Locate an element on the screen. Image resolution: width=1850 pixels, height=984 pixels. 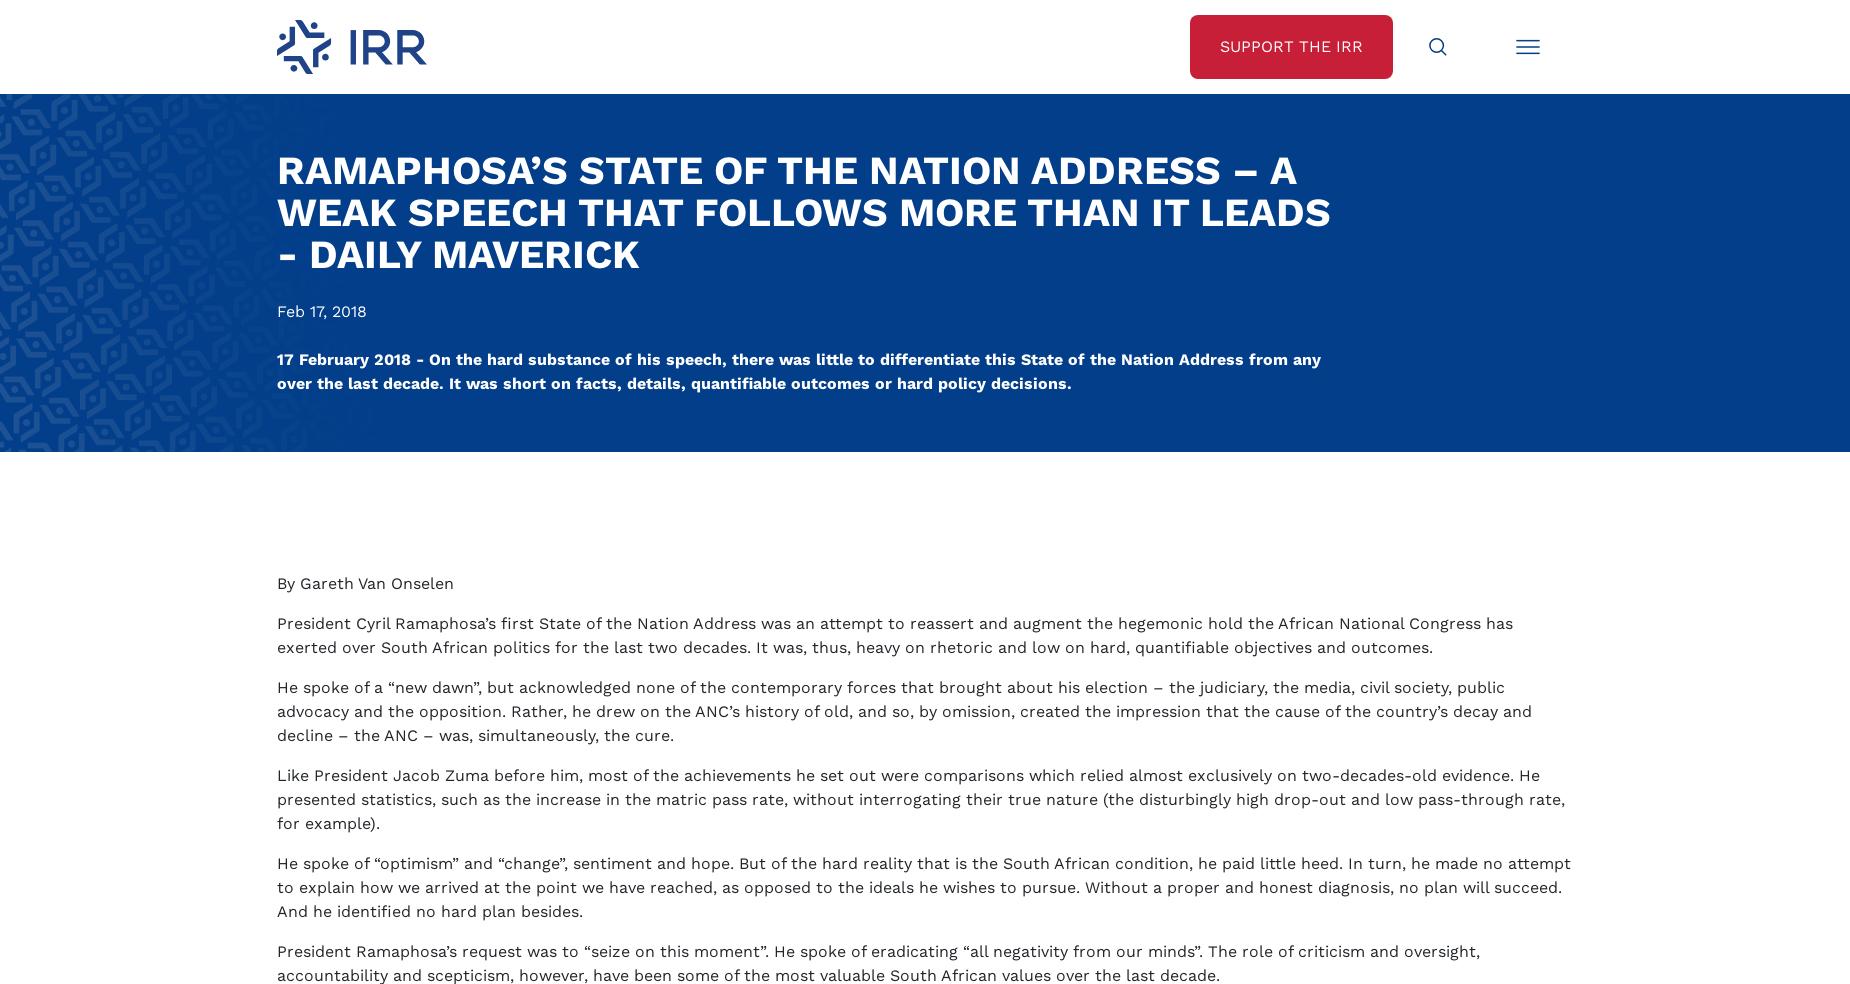
'INES (Integrated National Export Strategy);' is located at coordinates (478, 687).